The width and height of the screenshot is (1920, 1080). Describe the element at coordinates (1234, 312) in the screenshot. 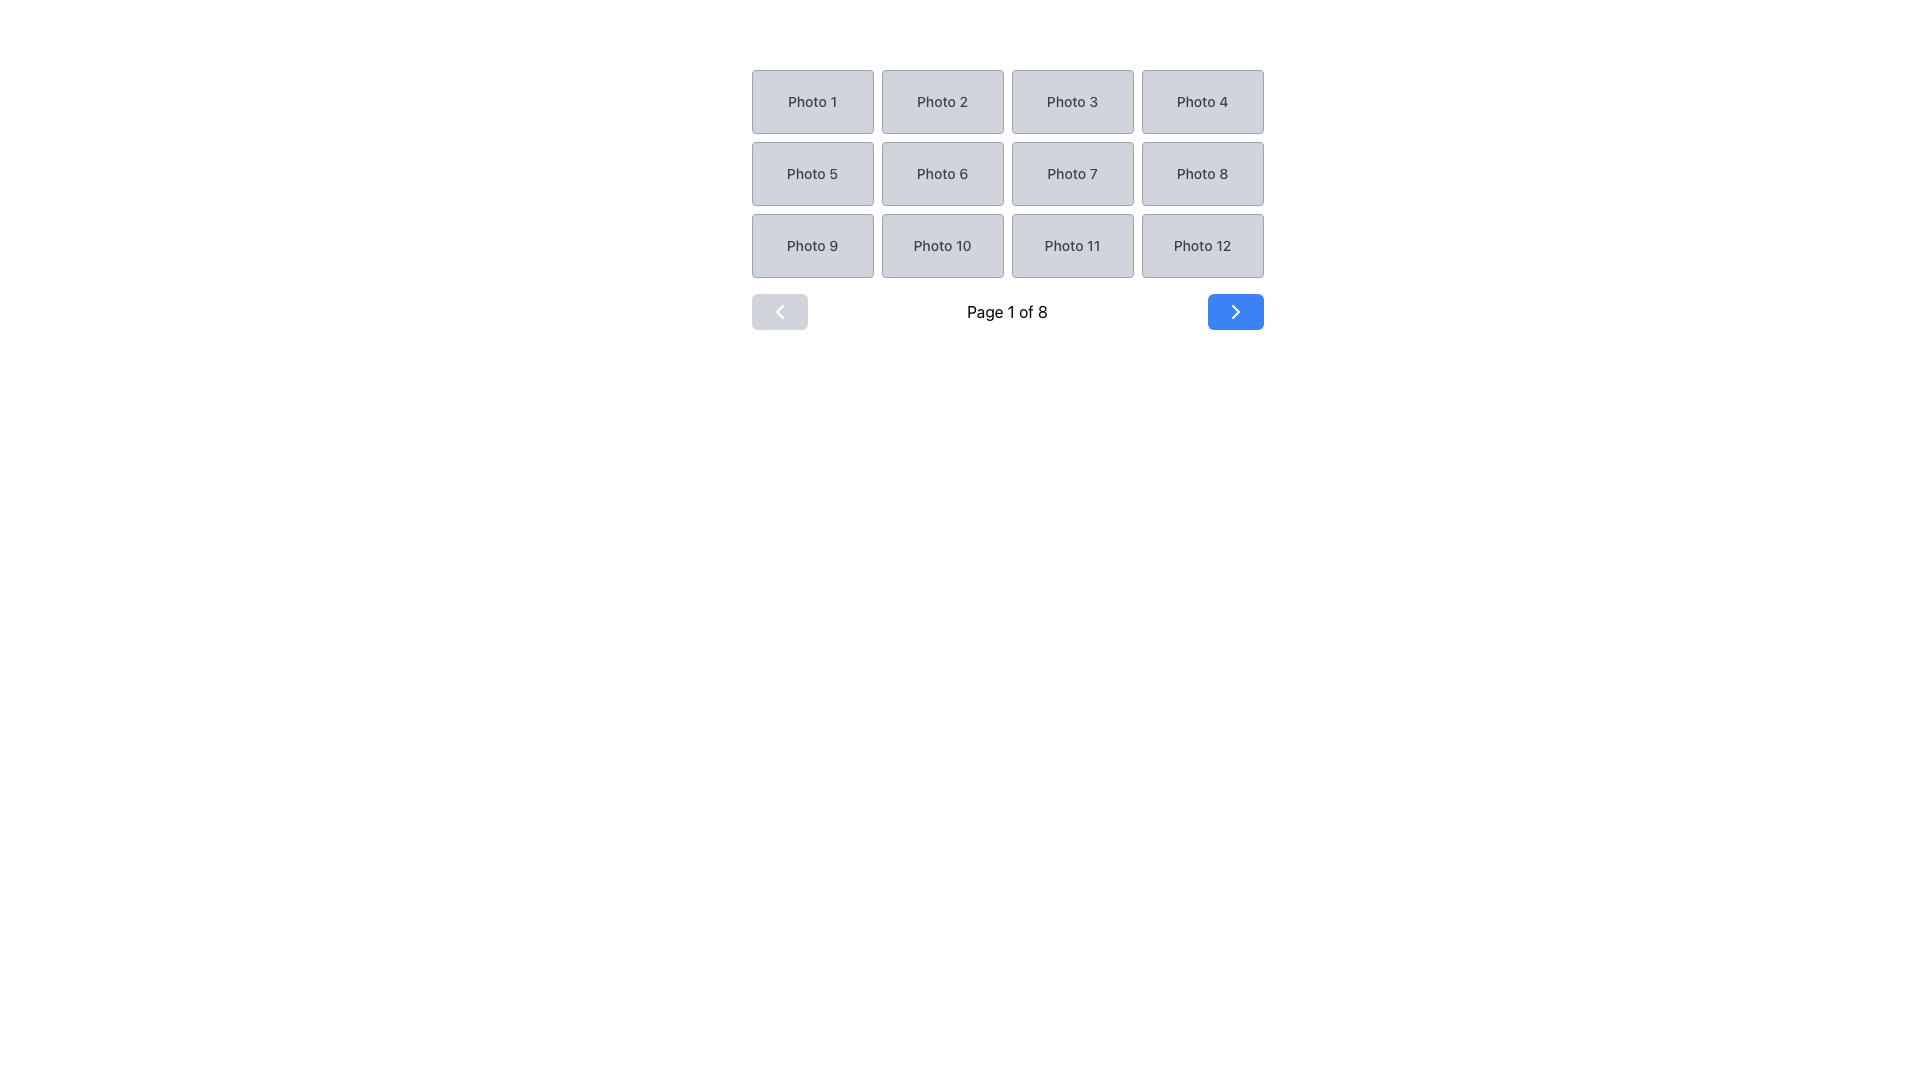

I see `the blue rectangular button with white text and a right-pointing chevron symbol` at that location.